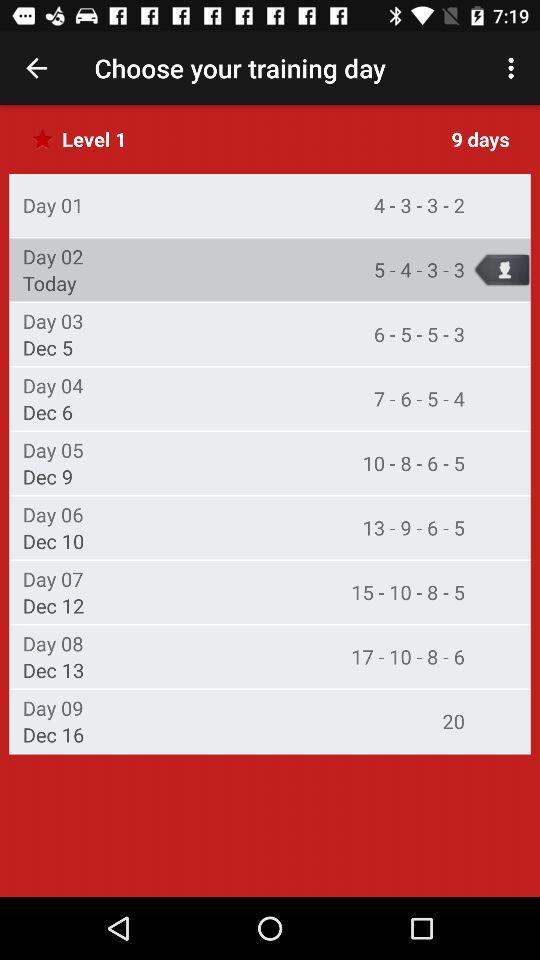  Describe the element at coordinates (36, 68) in the screenshot. I see `item above the level 1` at that location.